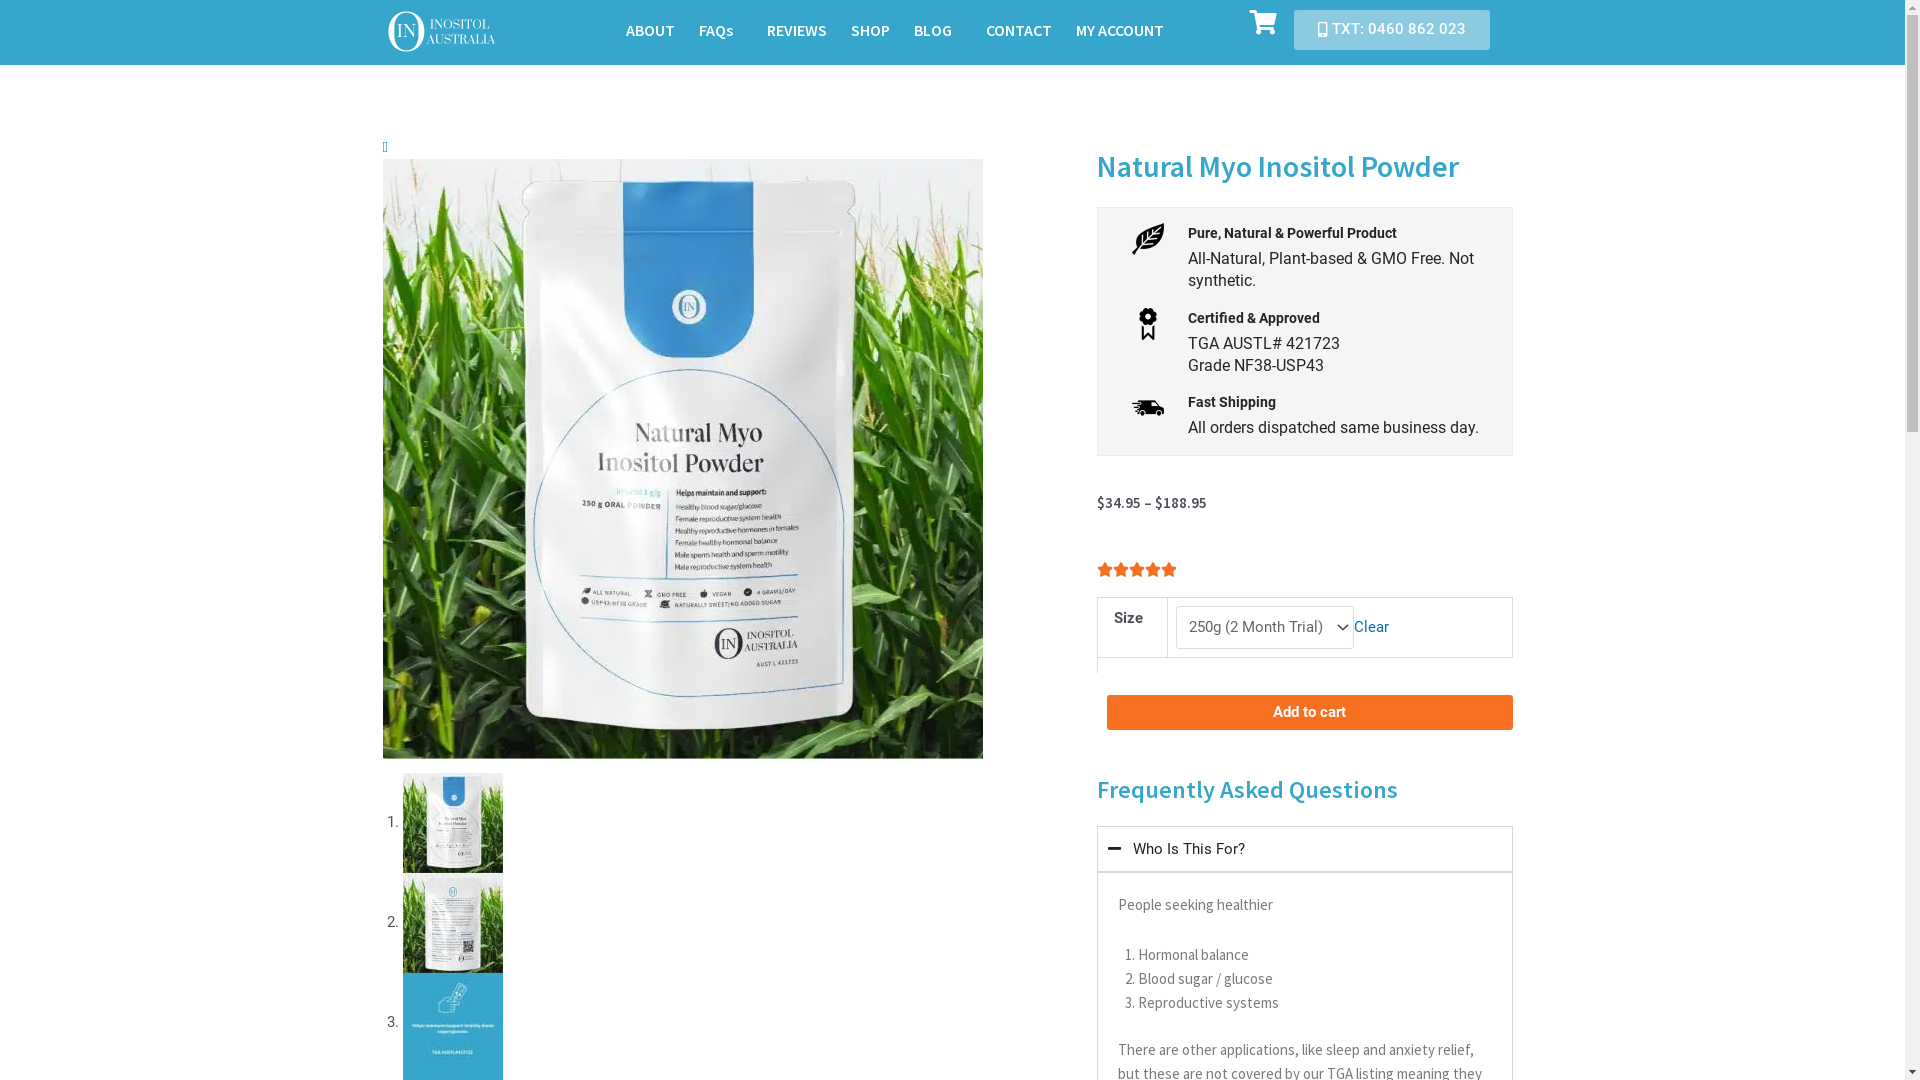  Describe the element at coordinates (650, 30) in the screenshot. I see `'ABOUT'` at that location.